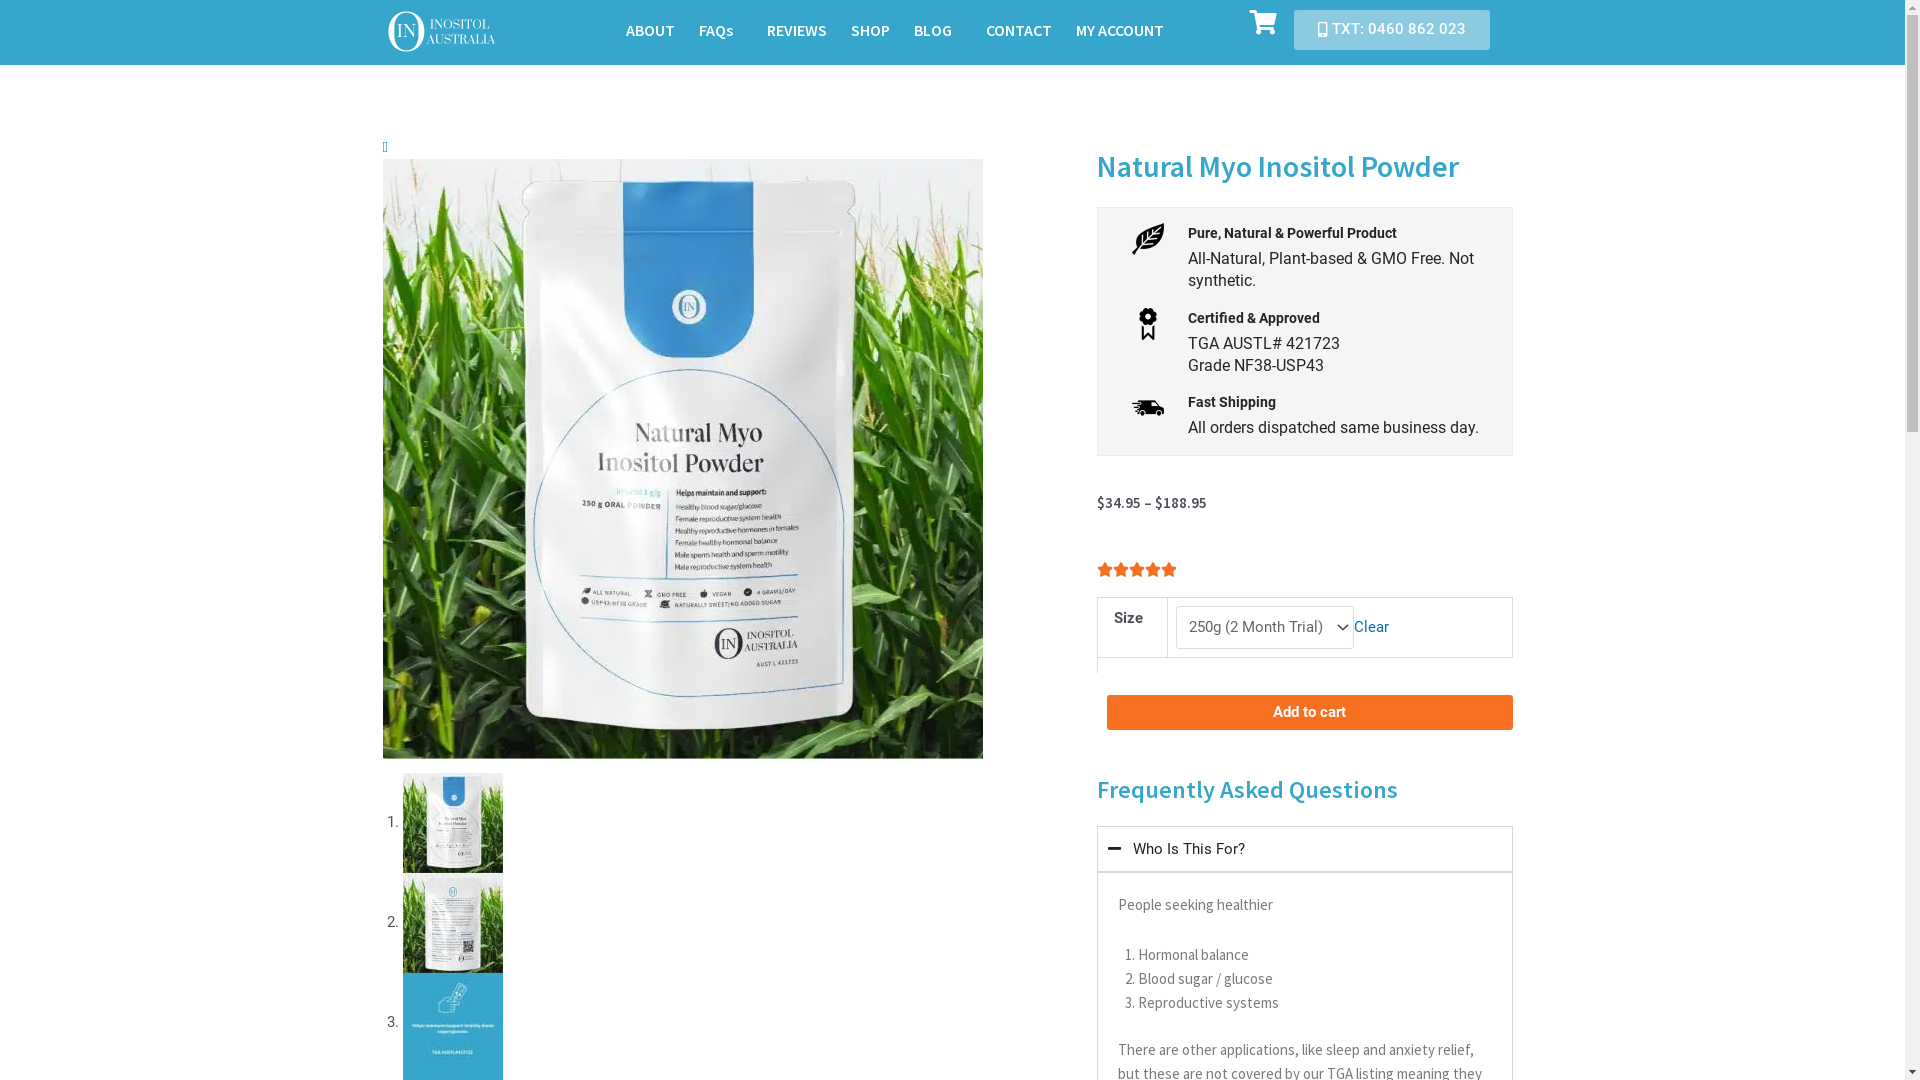  Describe the element at coordinates (650, 30) in the screenshot. I see `'ABOUT'` at that location.